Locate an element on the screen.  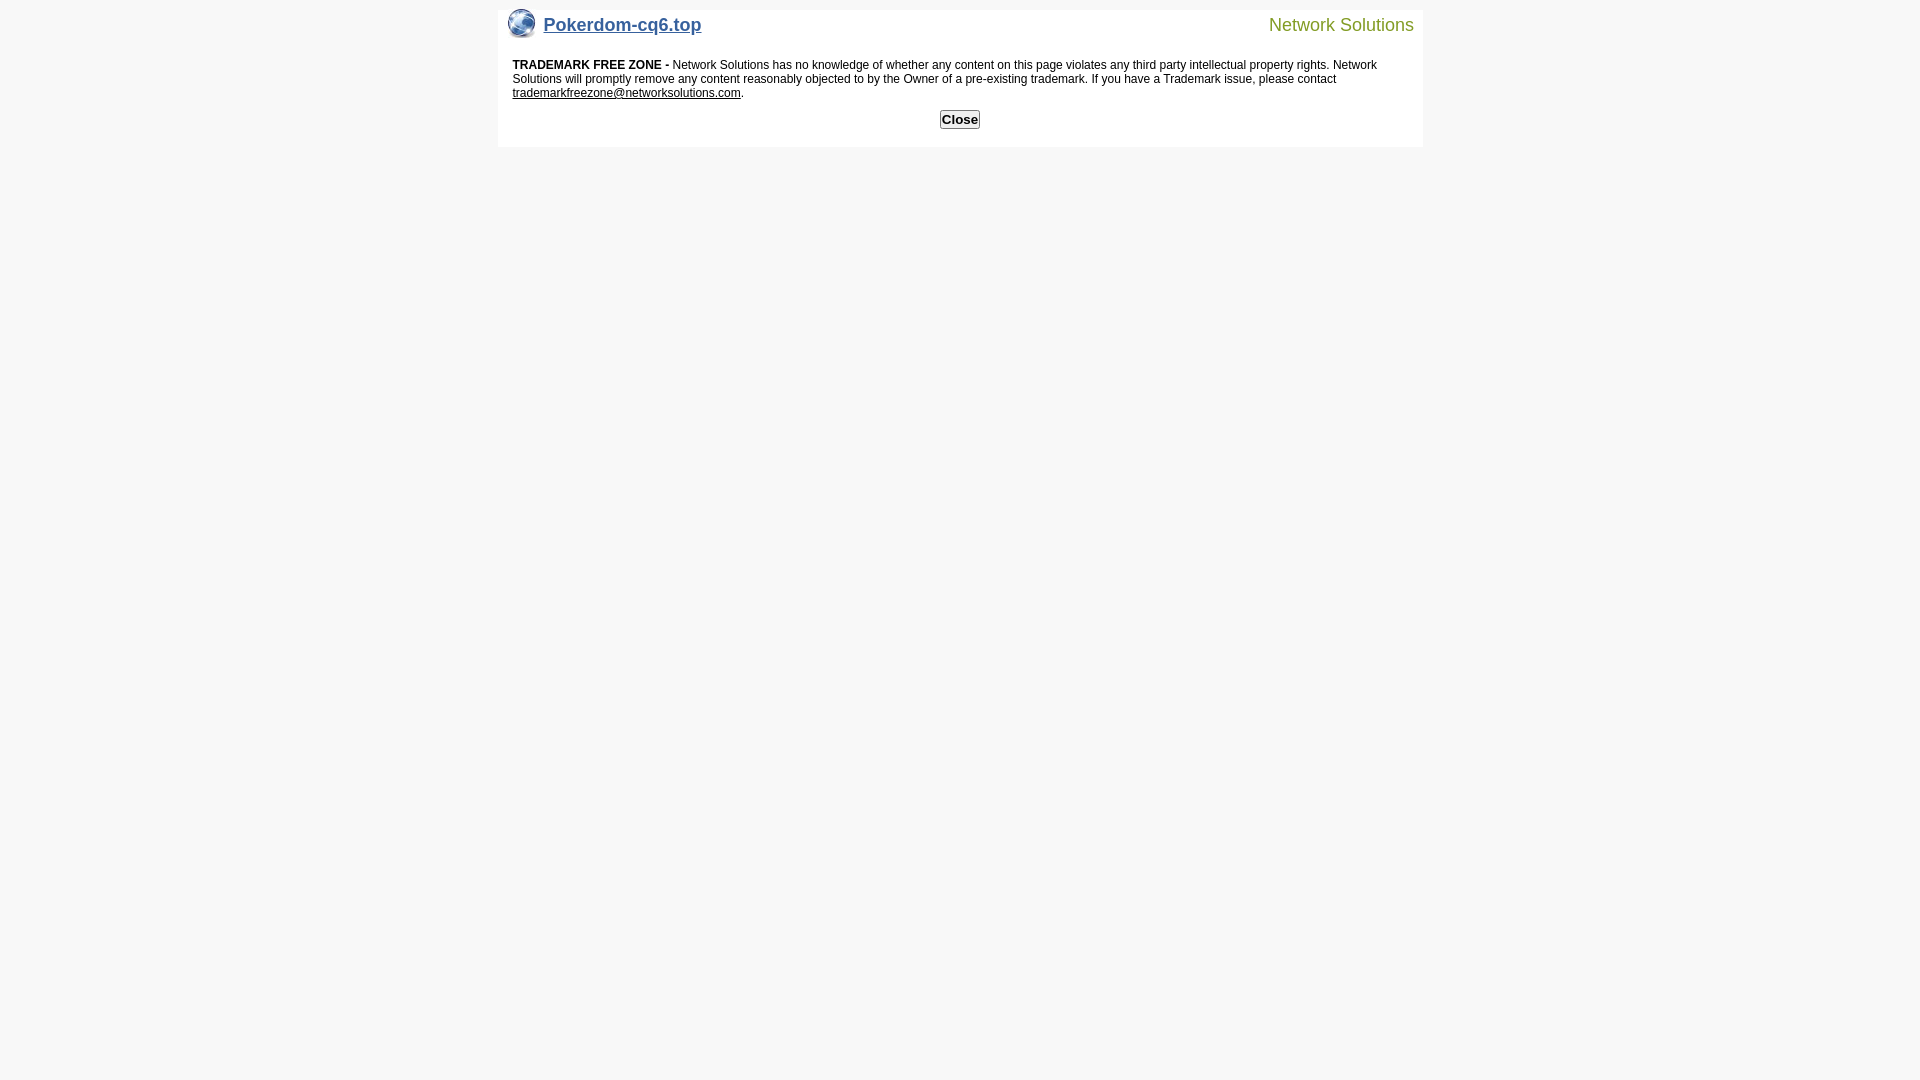
'Network Solutions' is located at coordinates (1329, 23).